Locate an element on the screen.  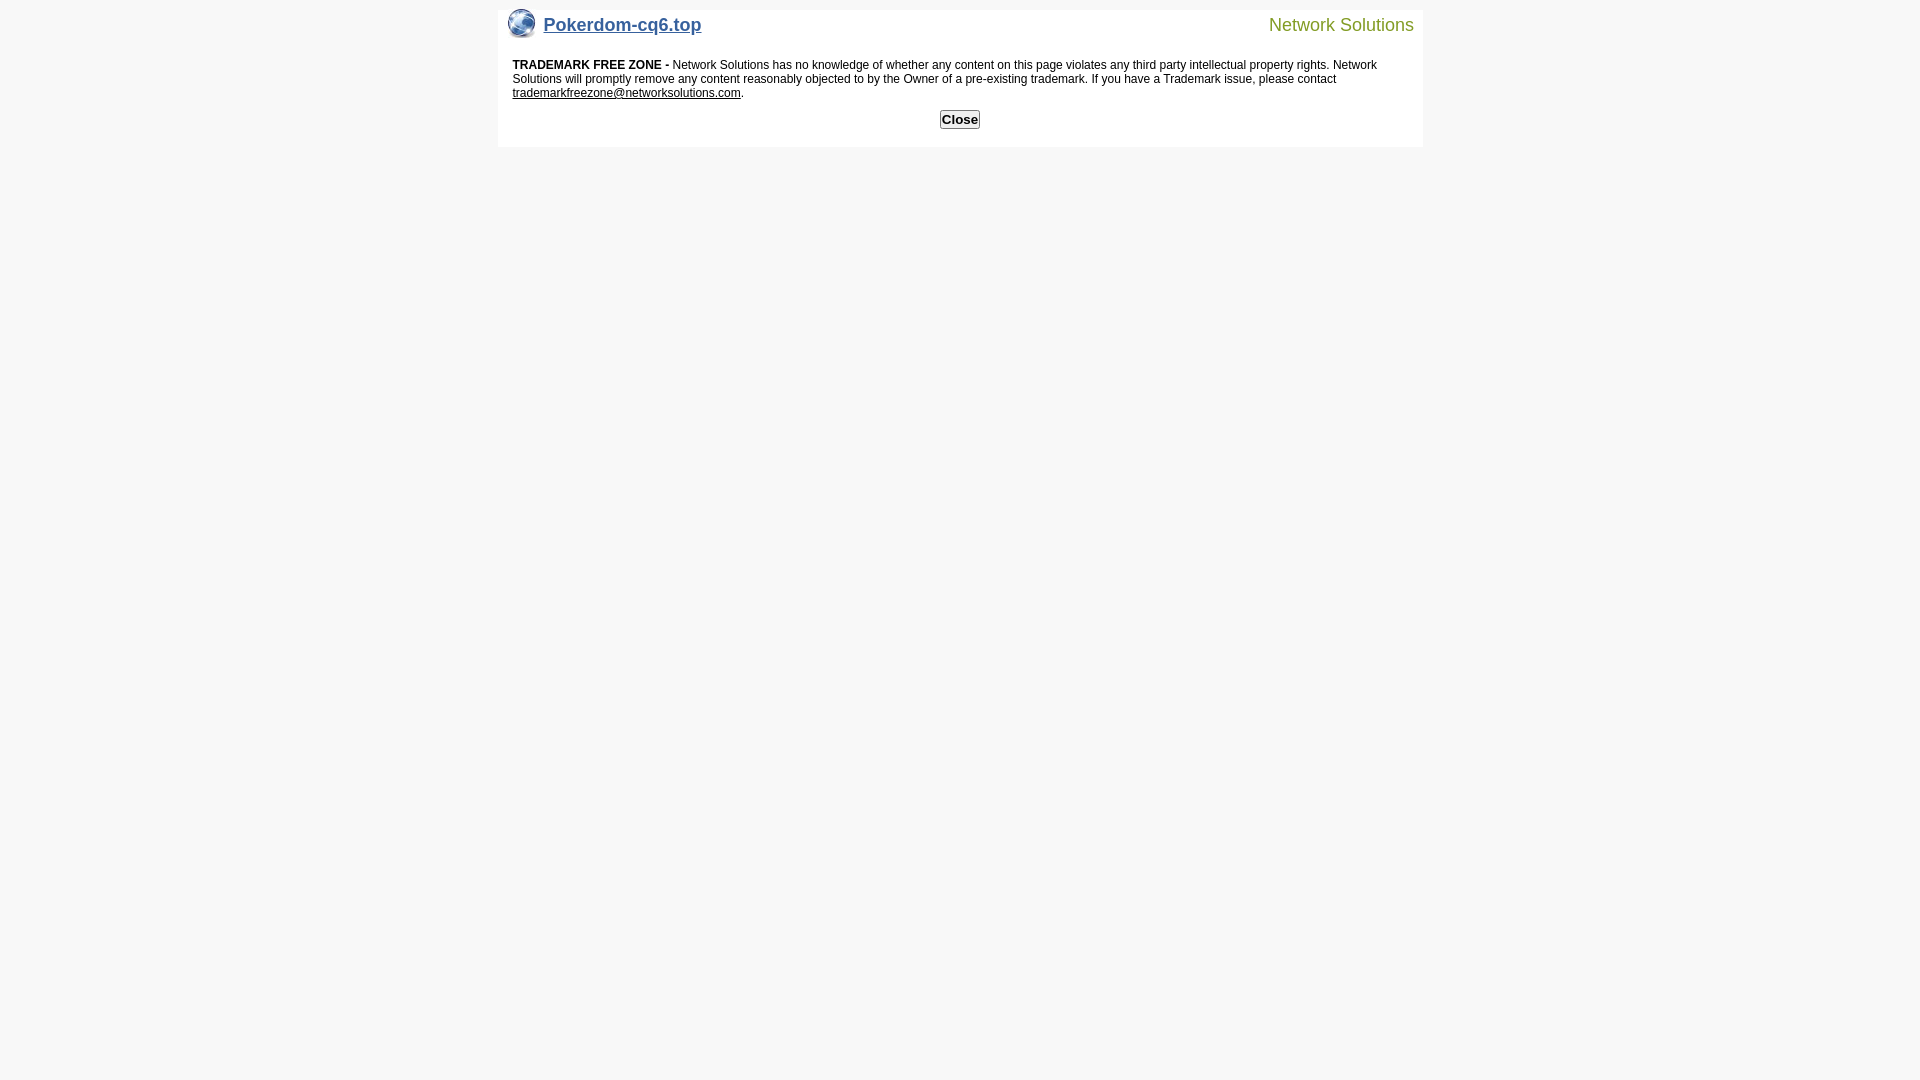
'Network Solutions' is located at coordinates (1329, 23).